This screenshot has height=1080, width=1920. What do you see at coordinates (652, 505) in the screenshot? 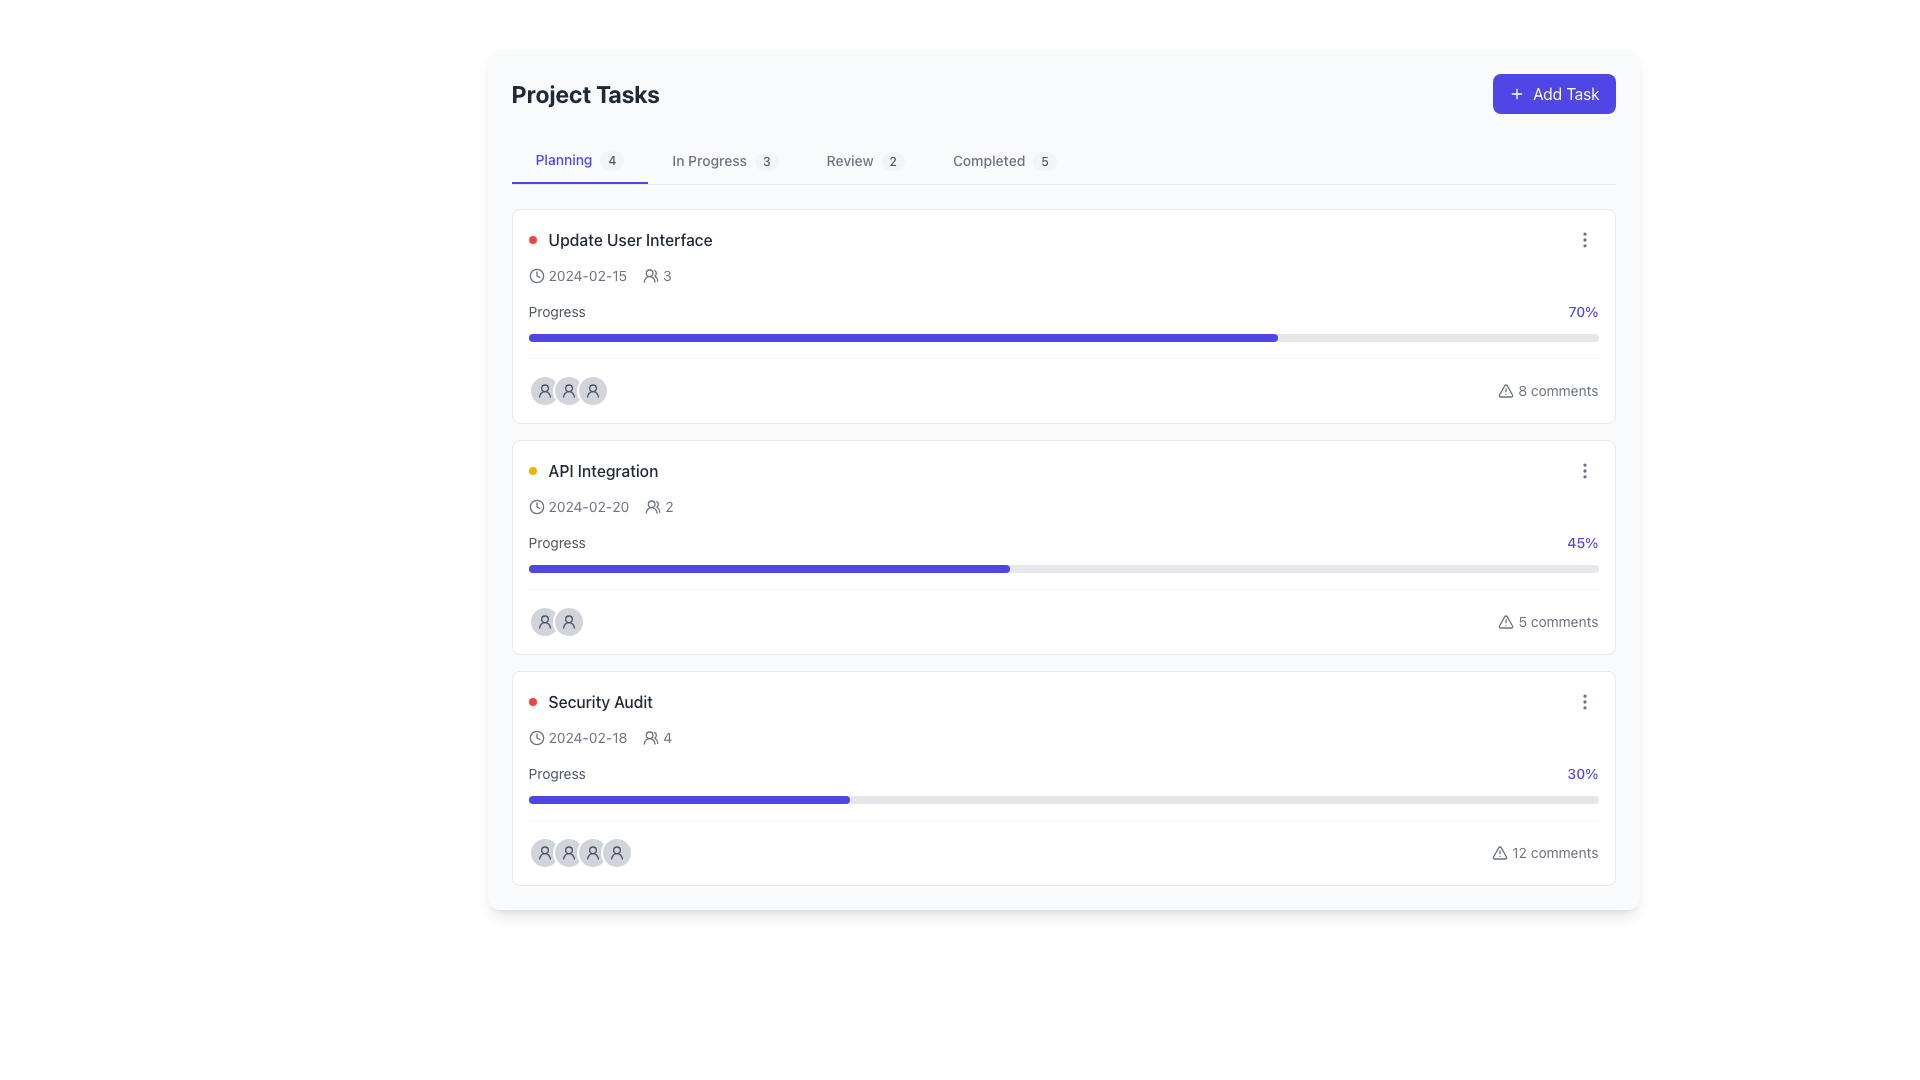
I see `the outlined circular user icon located in the second task card of the 'Planning' section, which is positioned to the left of the numeric indicator '2'` at bounding box center [652, 505].